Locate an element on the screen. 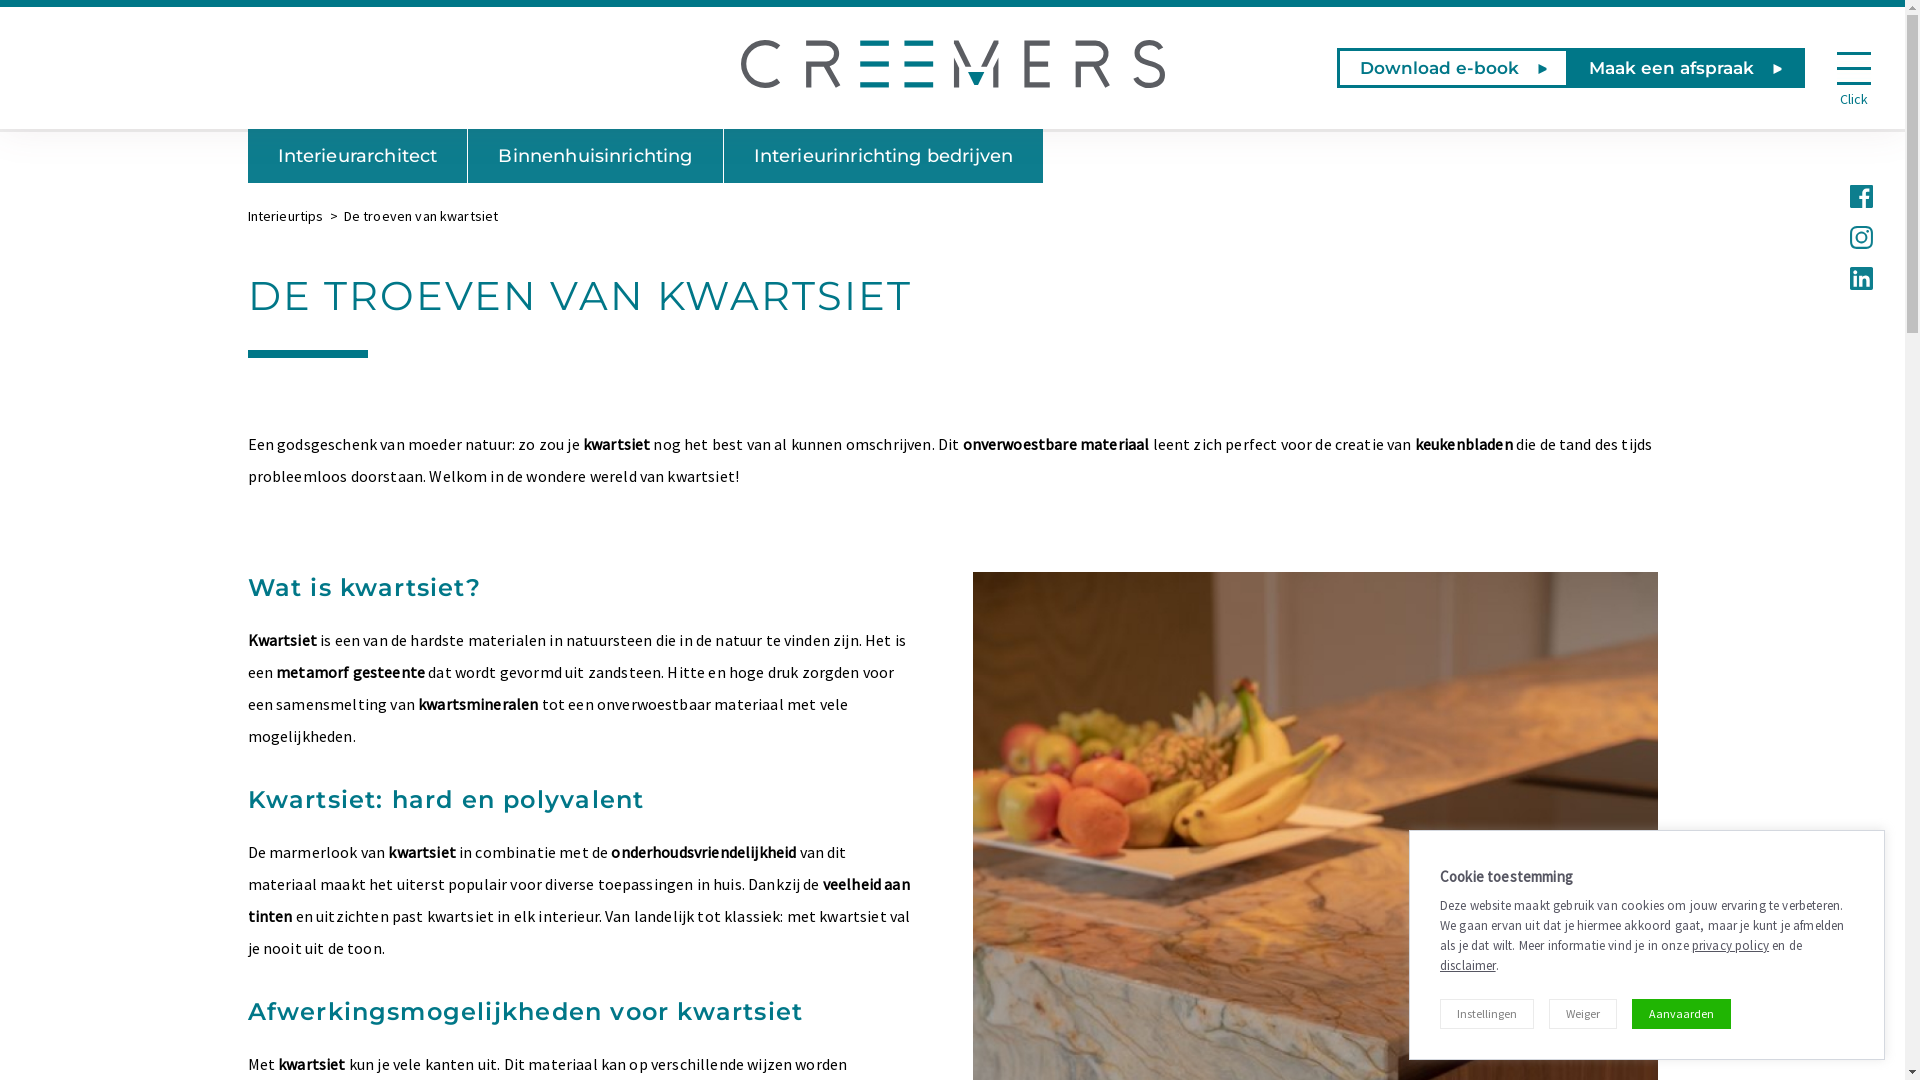 This screenshot has width=1920, height=1080. 'facebook' is located at coordinates (1858, 194).